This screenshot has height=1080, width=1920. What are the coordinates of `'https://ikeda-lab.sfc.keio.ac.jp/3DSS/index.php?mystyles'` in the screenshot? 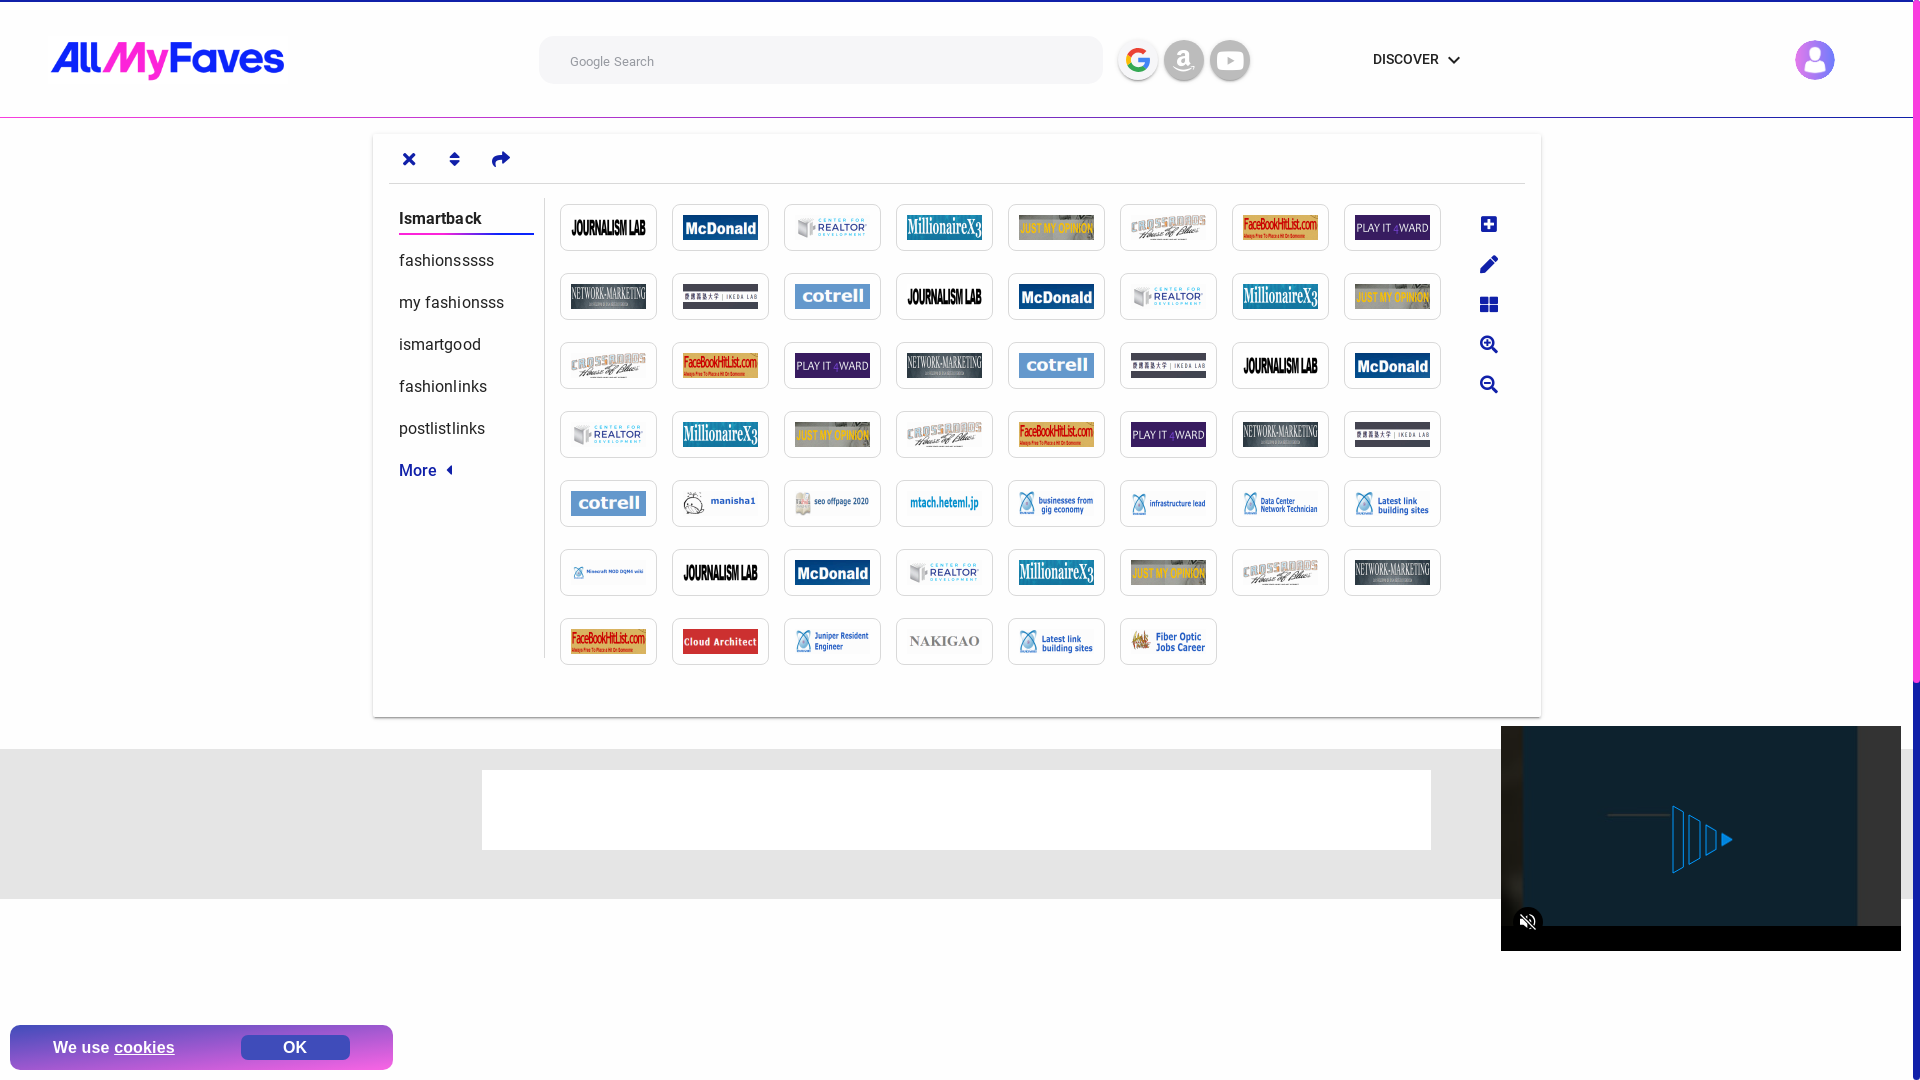 It's located at (1176, 365).